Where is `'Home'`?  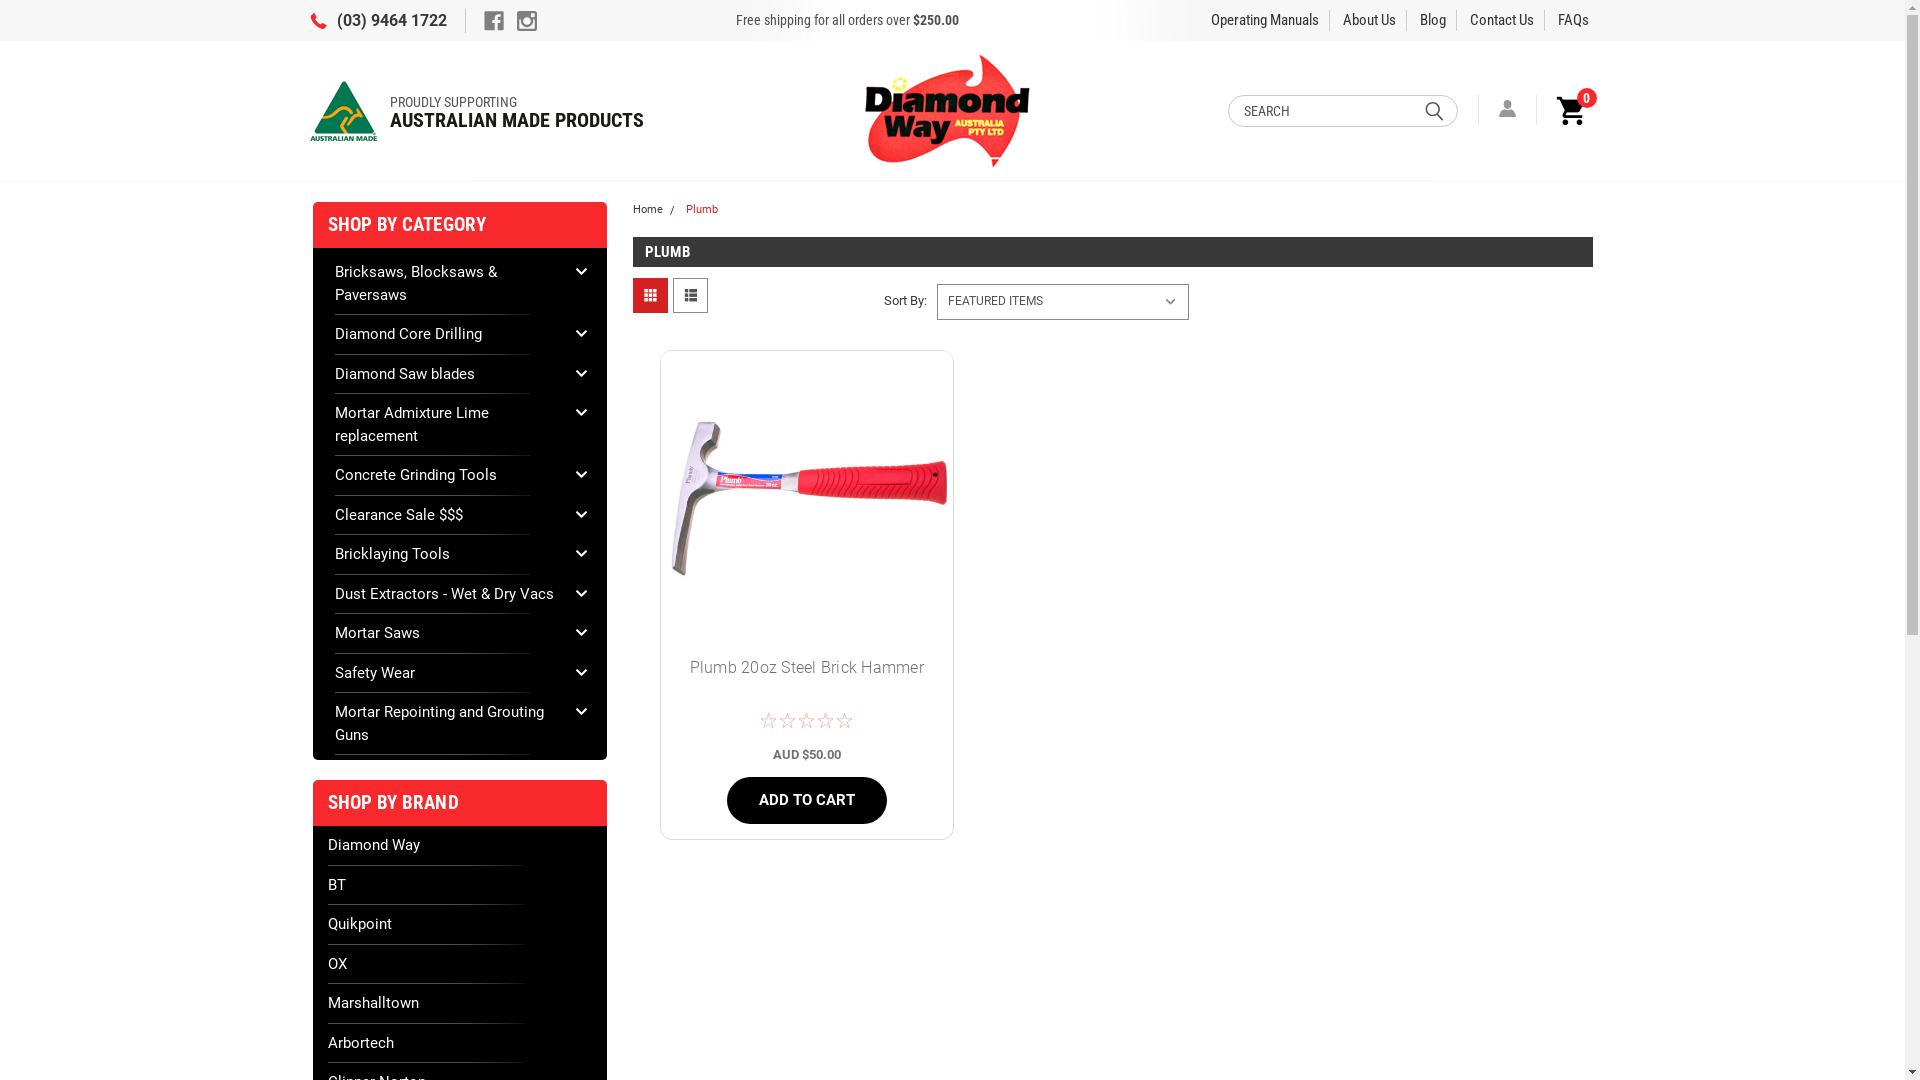
'Home' is located at coordinates (647, 209).